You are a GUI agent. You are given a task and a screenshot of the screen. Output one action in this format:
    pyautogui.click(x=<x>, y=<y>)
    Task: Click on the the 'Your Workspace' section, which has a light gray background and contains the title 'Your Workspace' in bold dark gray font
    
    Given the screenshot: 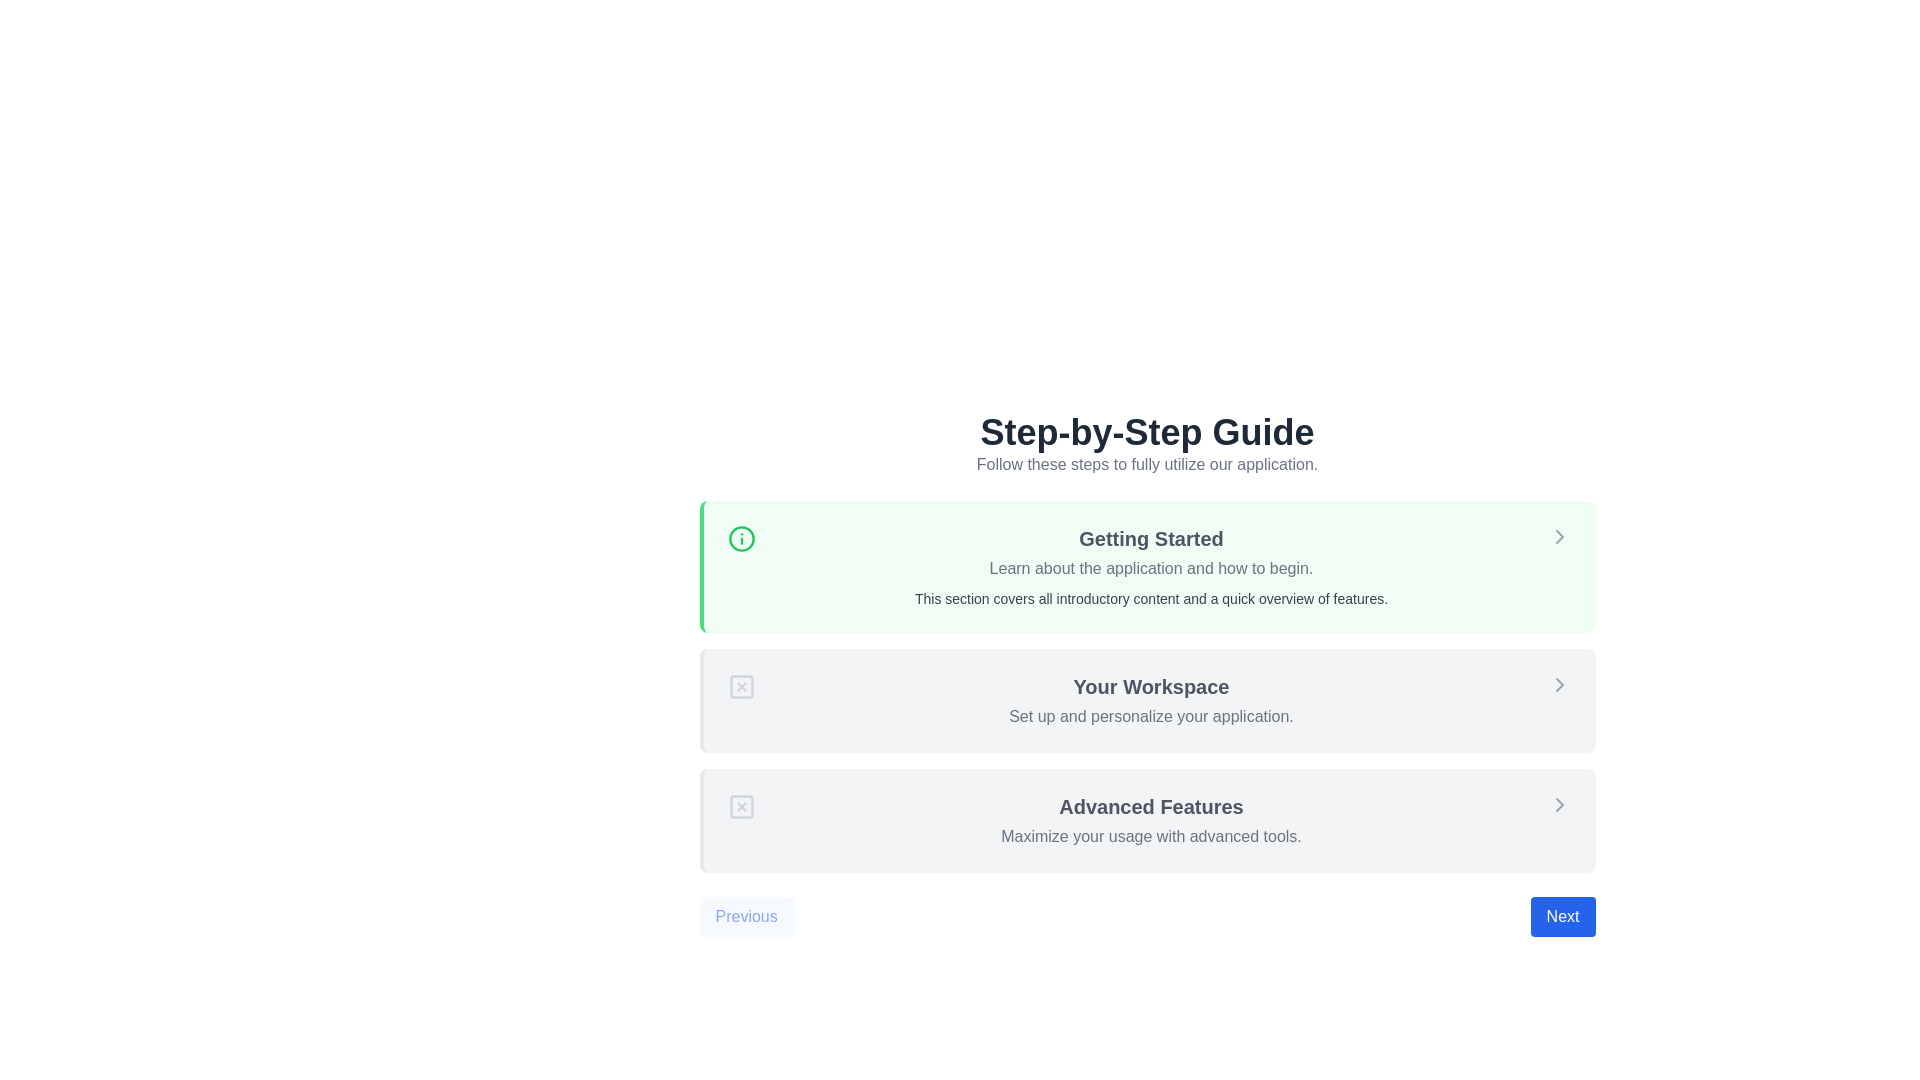 What is the action you would take?
    pyautogui.click(x=1147, y=675)
    